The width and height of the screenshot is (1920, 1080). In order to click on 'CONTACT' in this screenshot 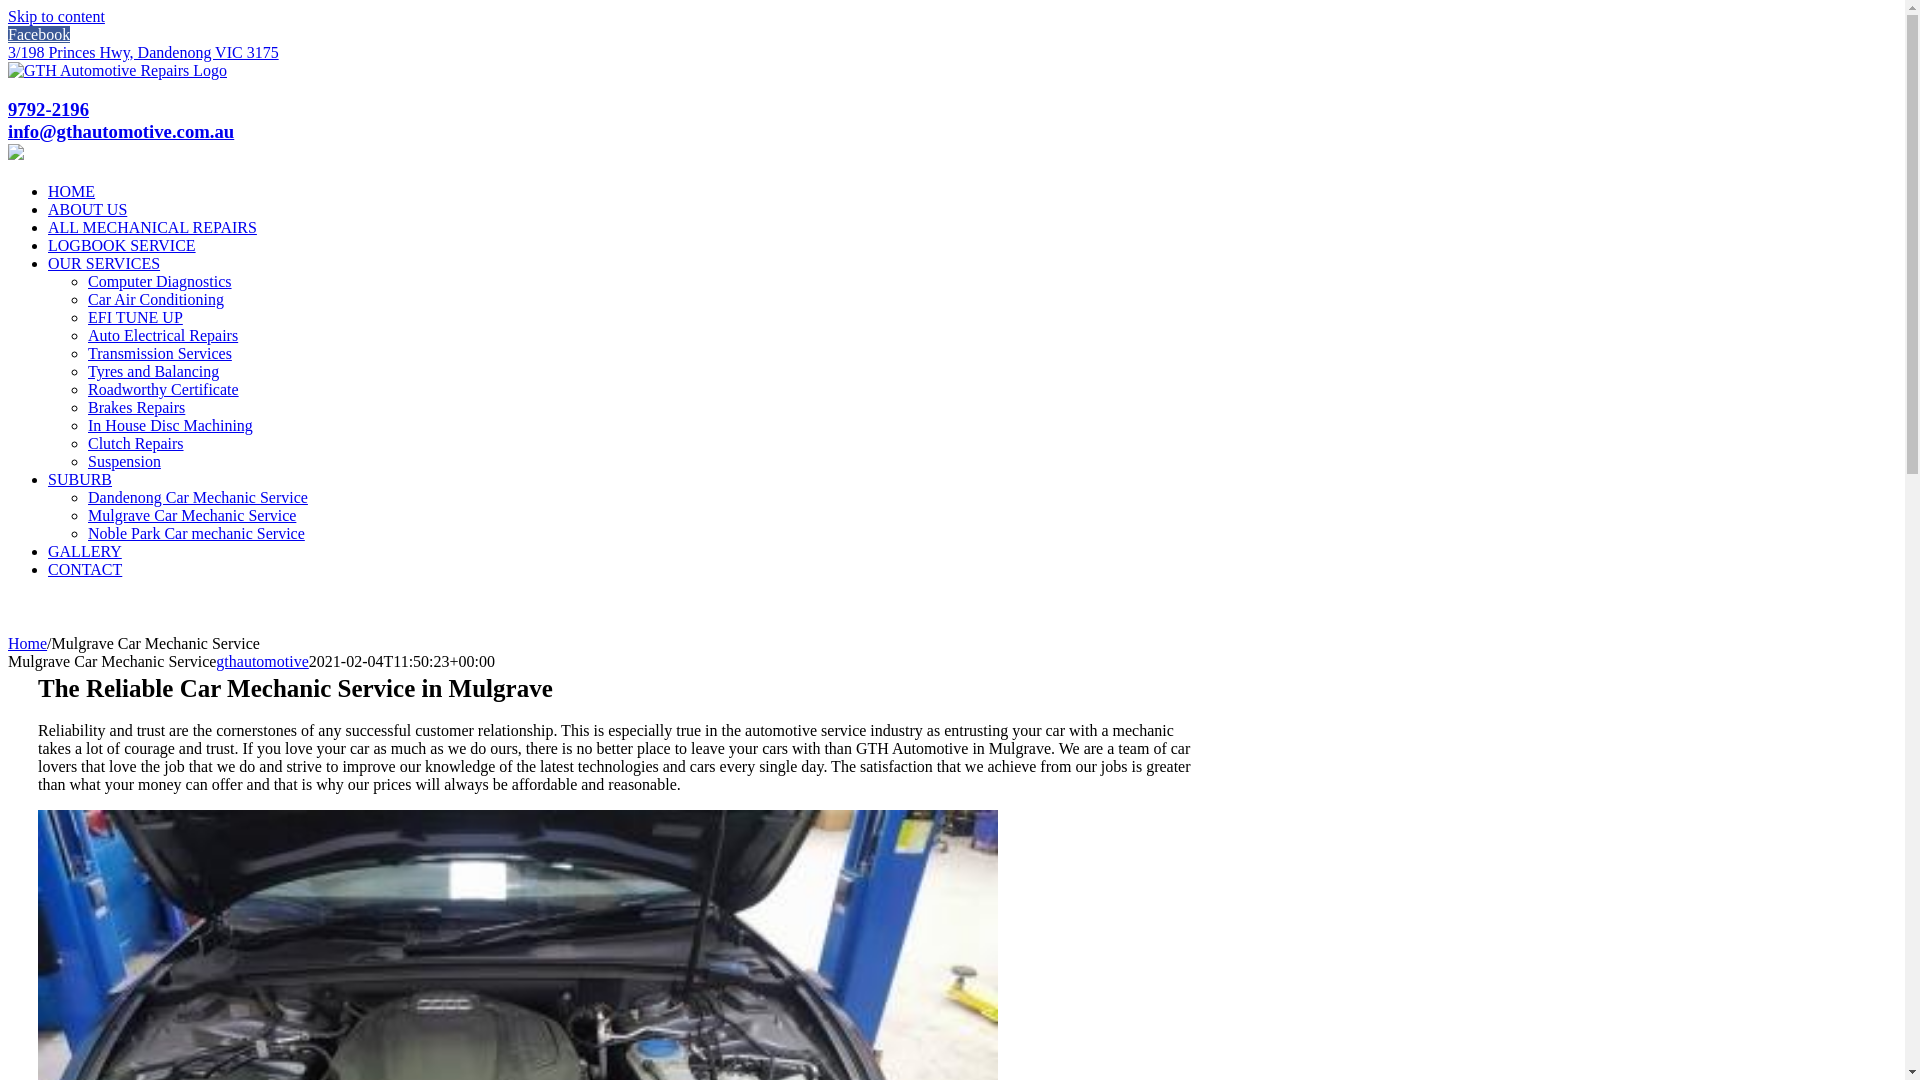, I will do `click(84, 569)`.